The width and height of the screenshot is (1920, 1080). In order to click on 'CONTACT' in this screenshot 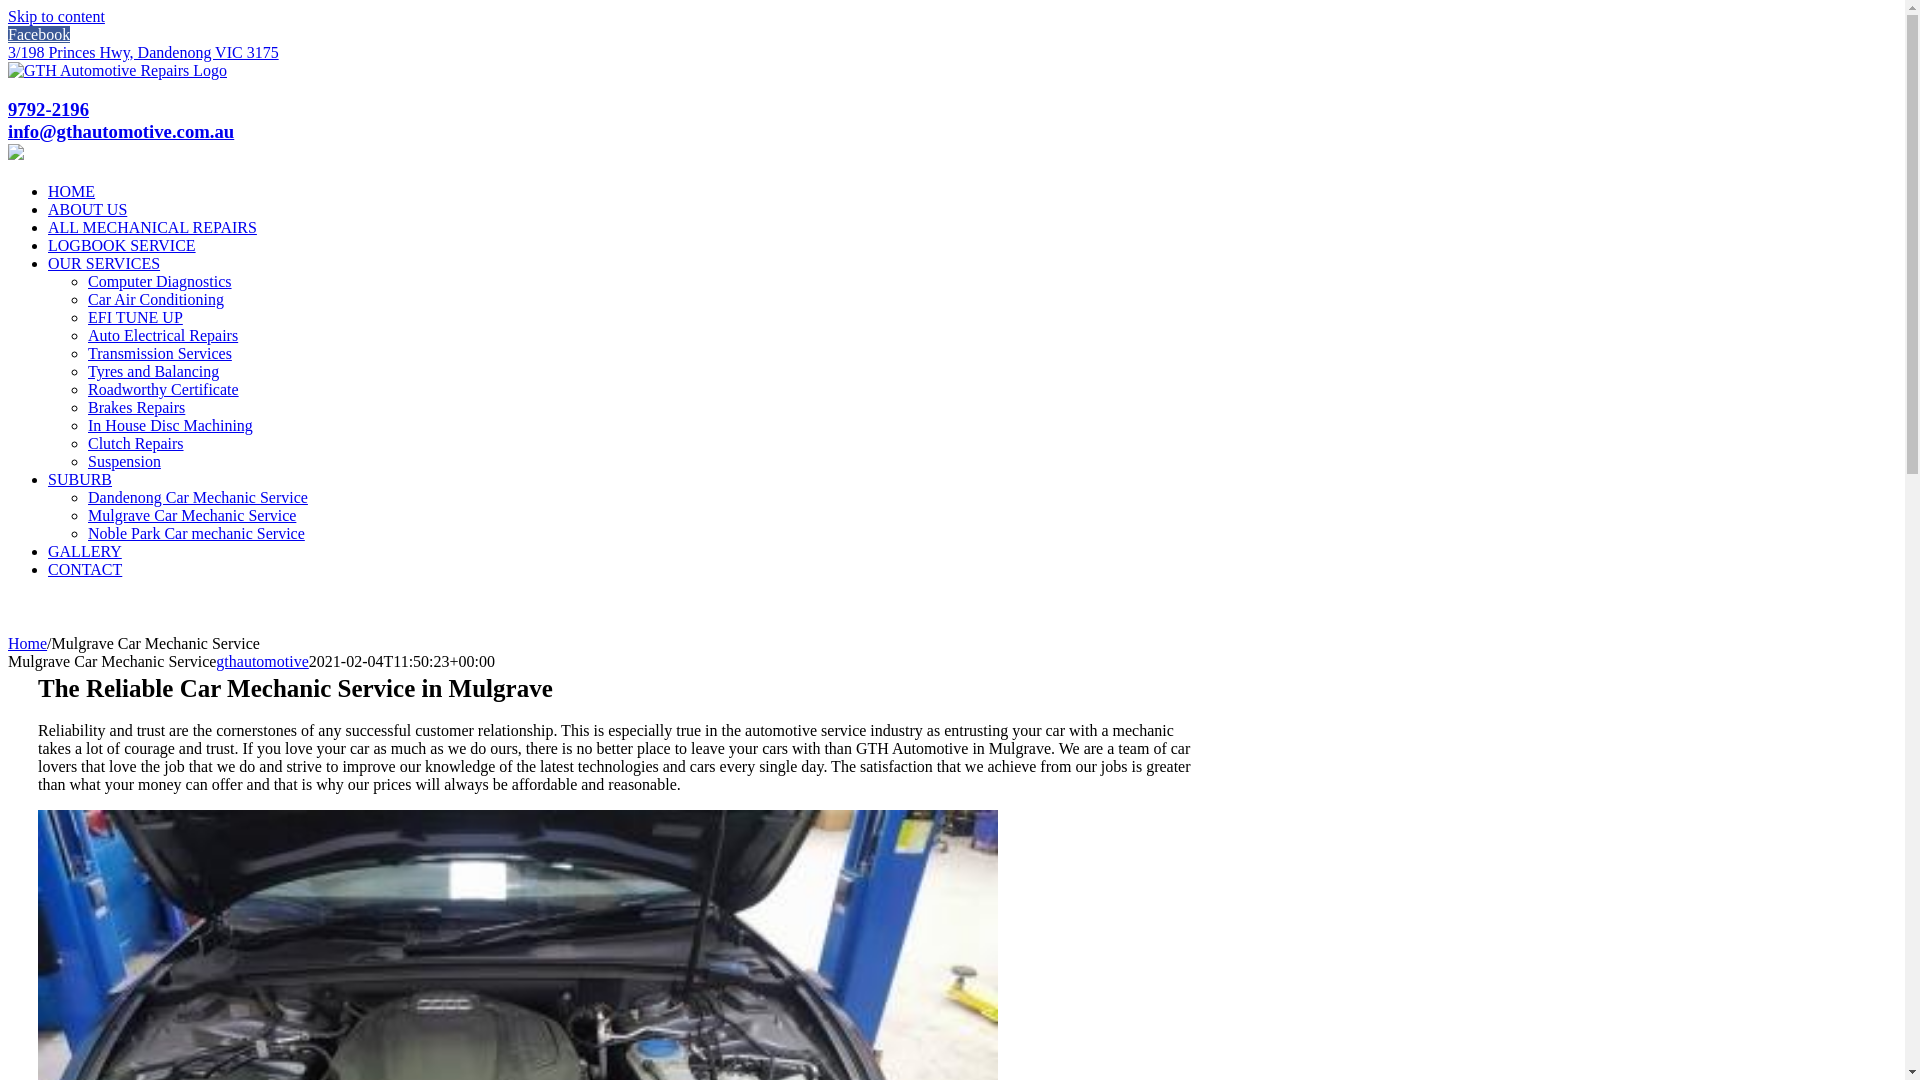, I will do `click(84, 569)`.